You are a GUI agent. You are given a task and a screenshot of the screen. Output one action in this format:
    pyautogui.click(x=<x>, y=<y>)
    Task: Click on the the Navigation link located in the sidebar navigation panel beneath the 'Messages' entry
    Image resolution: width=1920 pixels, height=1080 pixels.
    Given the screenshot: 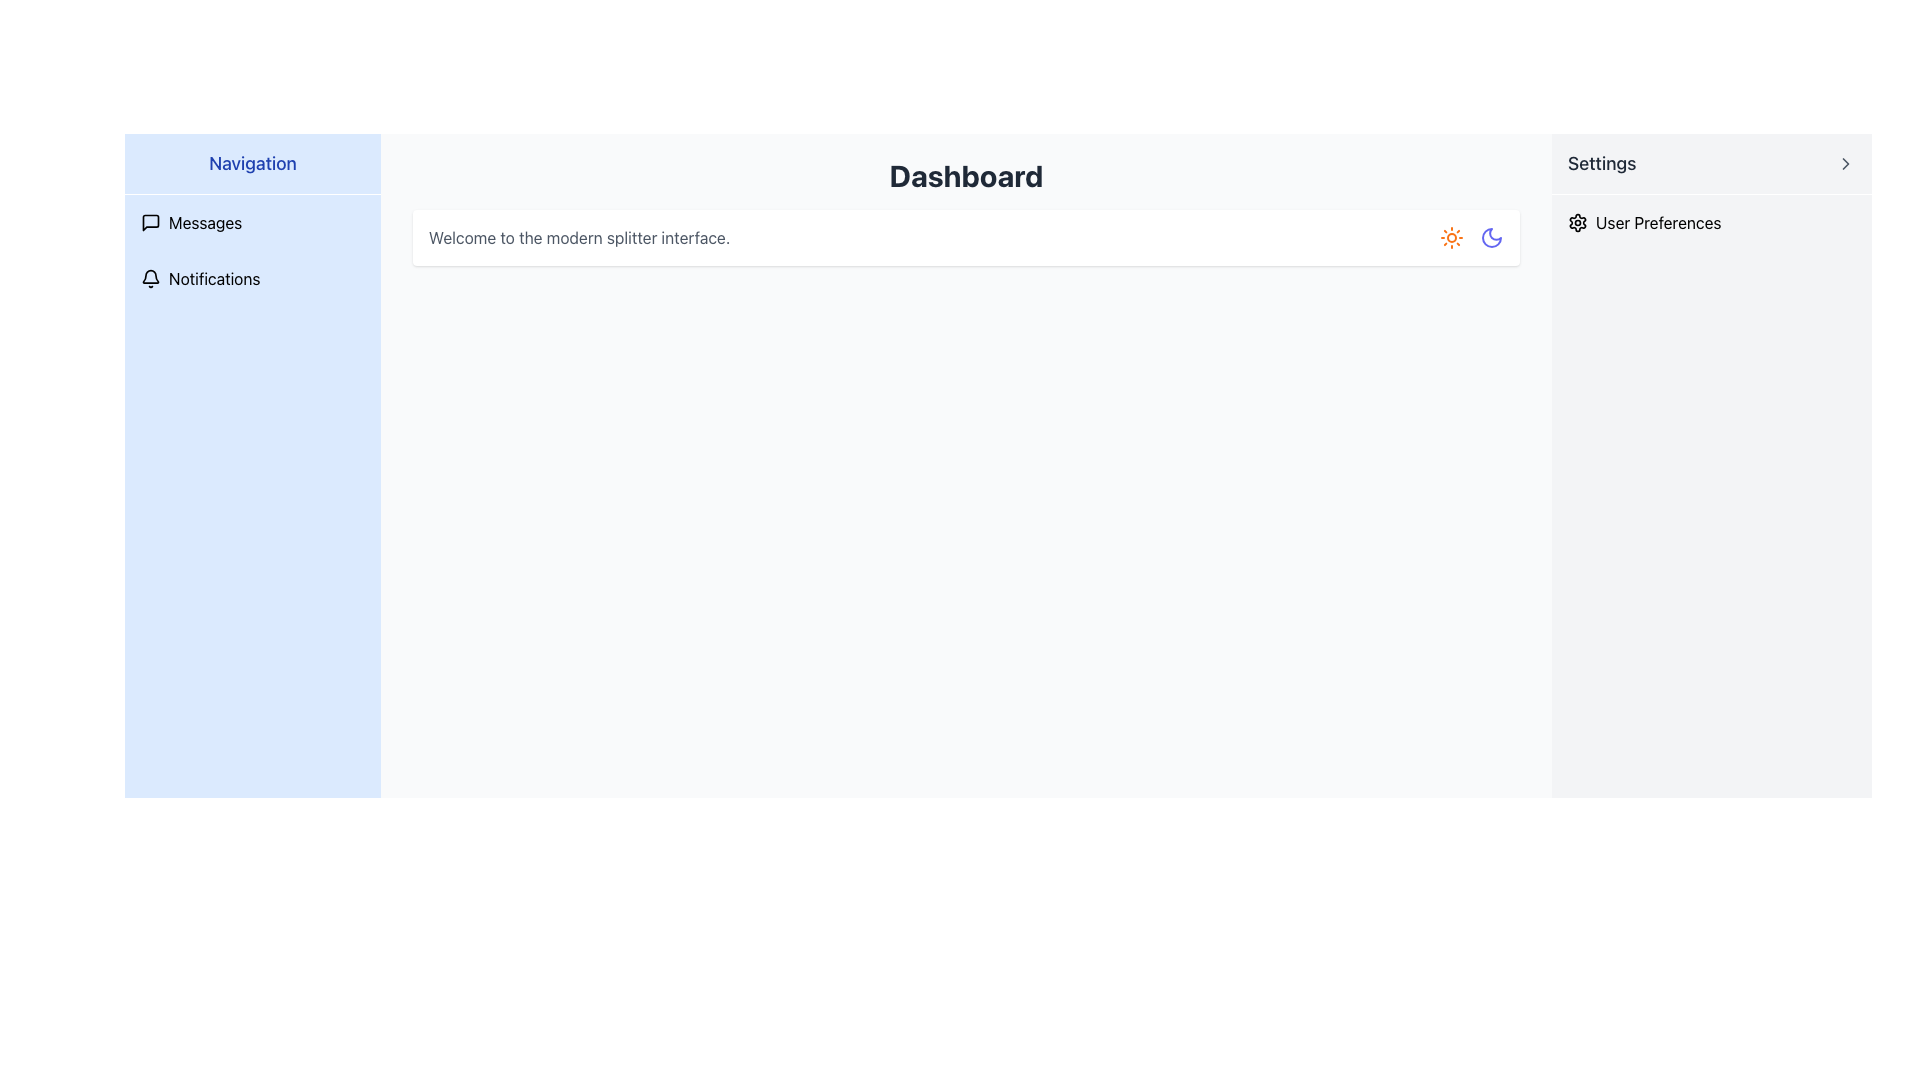 What is the action you would take?
    pyautogui.click(x=252, y=278)
    